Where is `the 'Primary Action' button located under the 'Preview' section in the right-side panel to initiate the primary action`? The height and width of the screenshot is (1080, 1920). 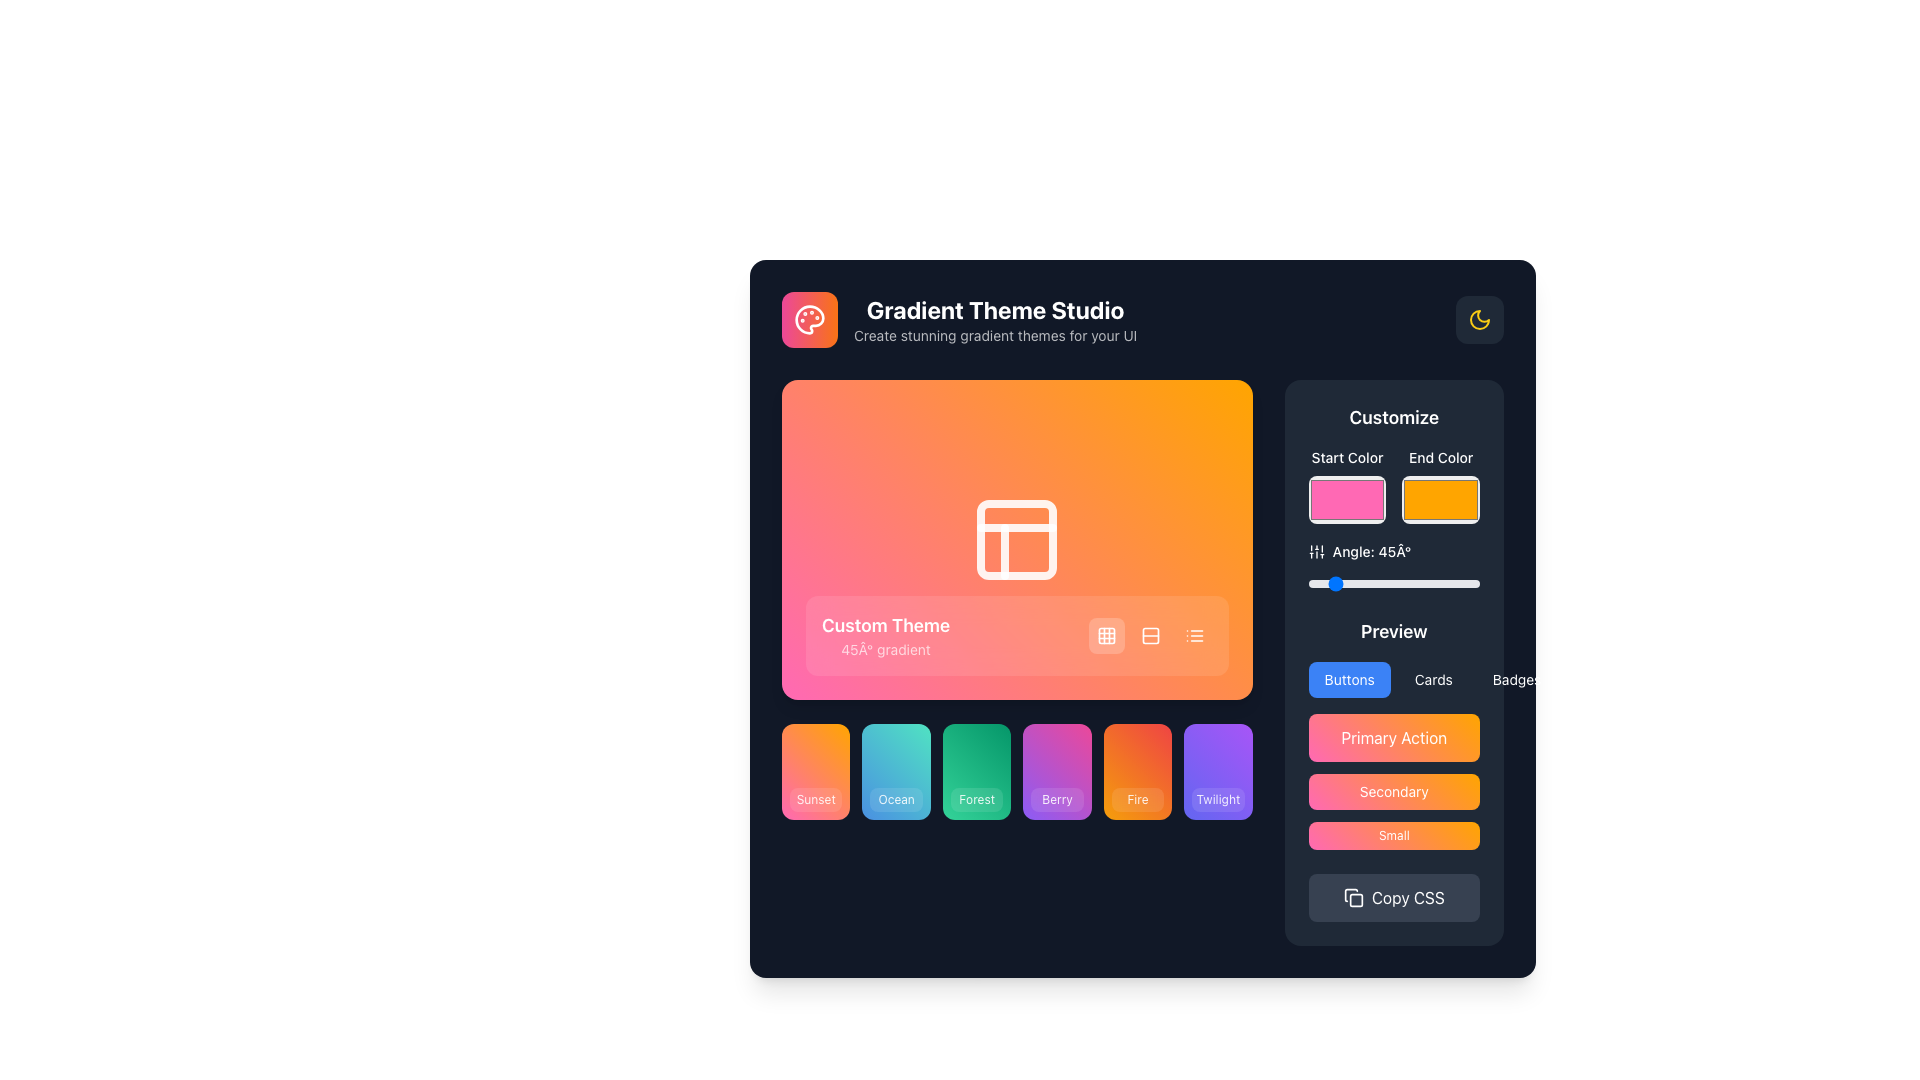 the 'Primary Action' button located under the 'Preview' section in the right-side panel to initiate the primary action is located at coordinates (1392, 733).